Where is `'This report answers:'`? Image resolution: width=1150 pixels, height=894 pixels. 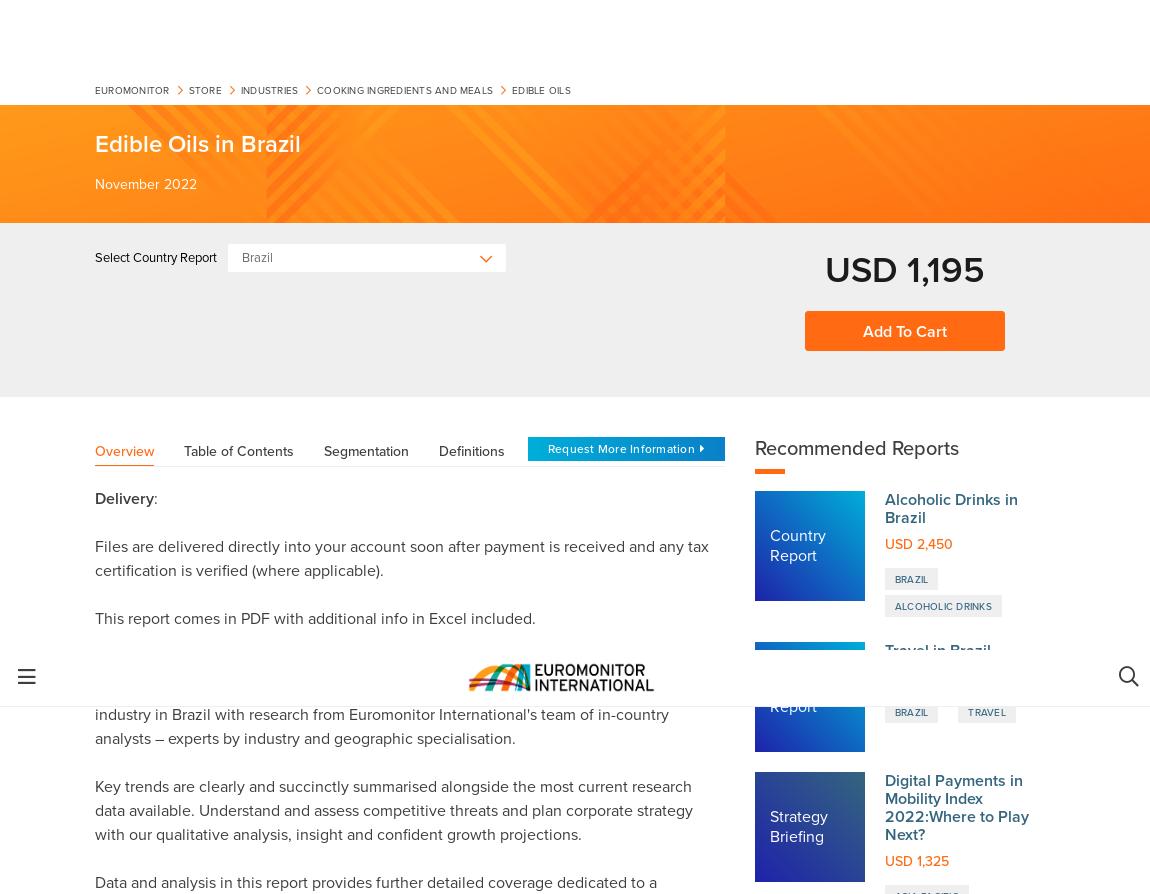
'This report answers:' is located at coordinates (167, 575).